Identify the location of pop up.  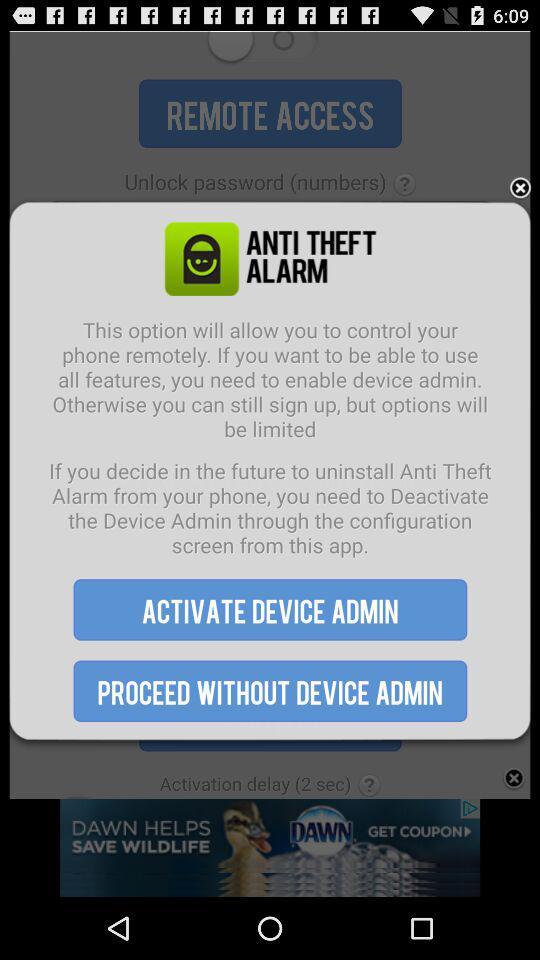
(520, 188).